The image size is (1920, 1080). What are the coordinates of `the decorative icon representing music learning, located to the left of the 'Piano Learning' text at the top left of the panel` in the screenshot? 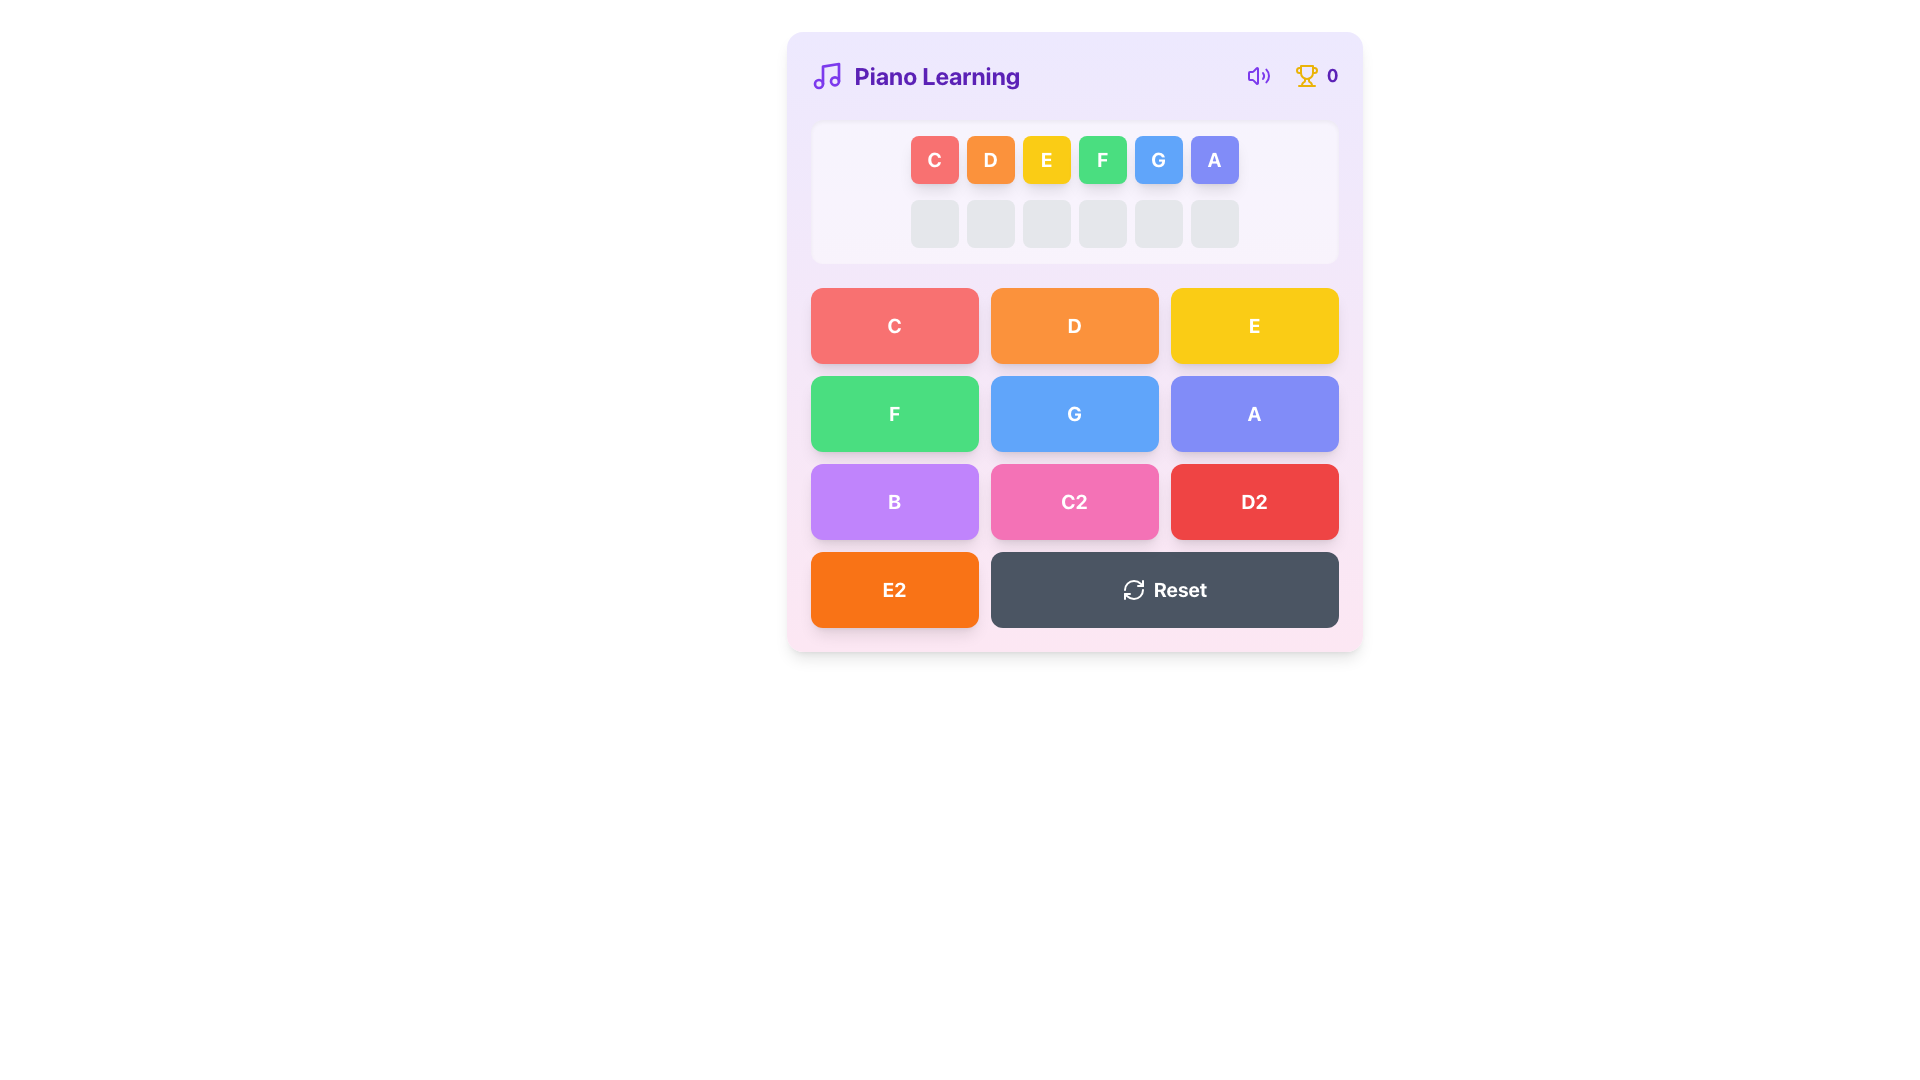 It's located at (826, 75).